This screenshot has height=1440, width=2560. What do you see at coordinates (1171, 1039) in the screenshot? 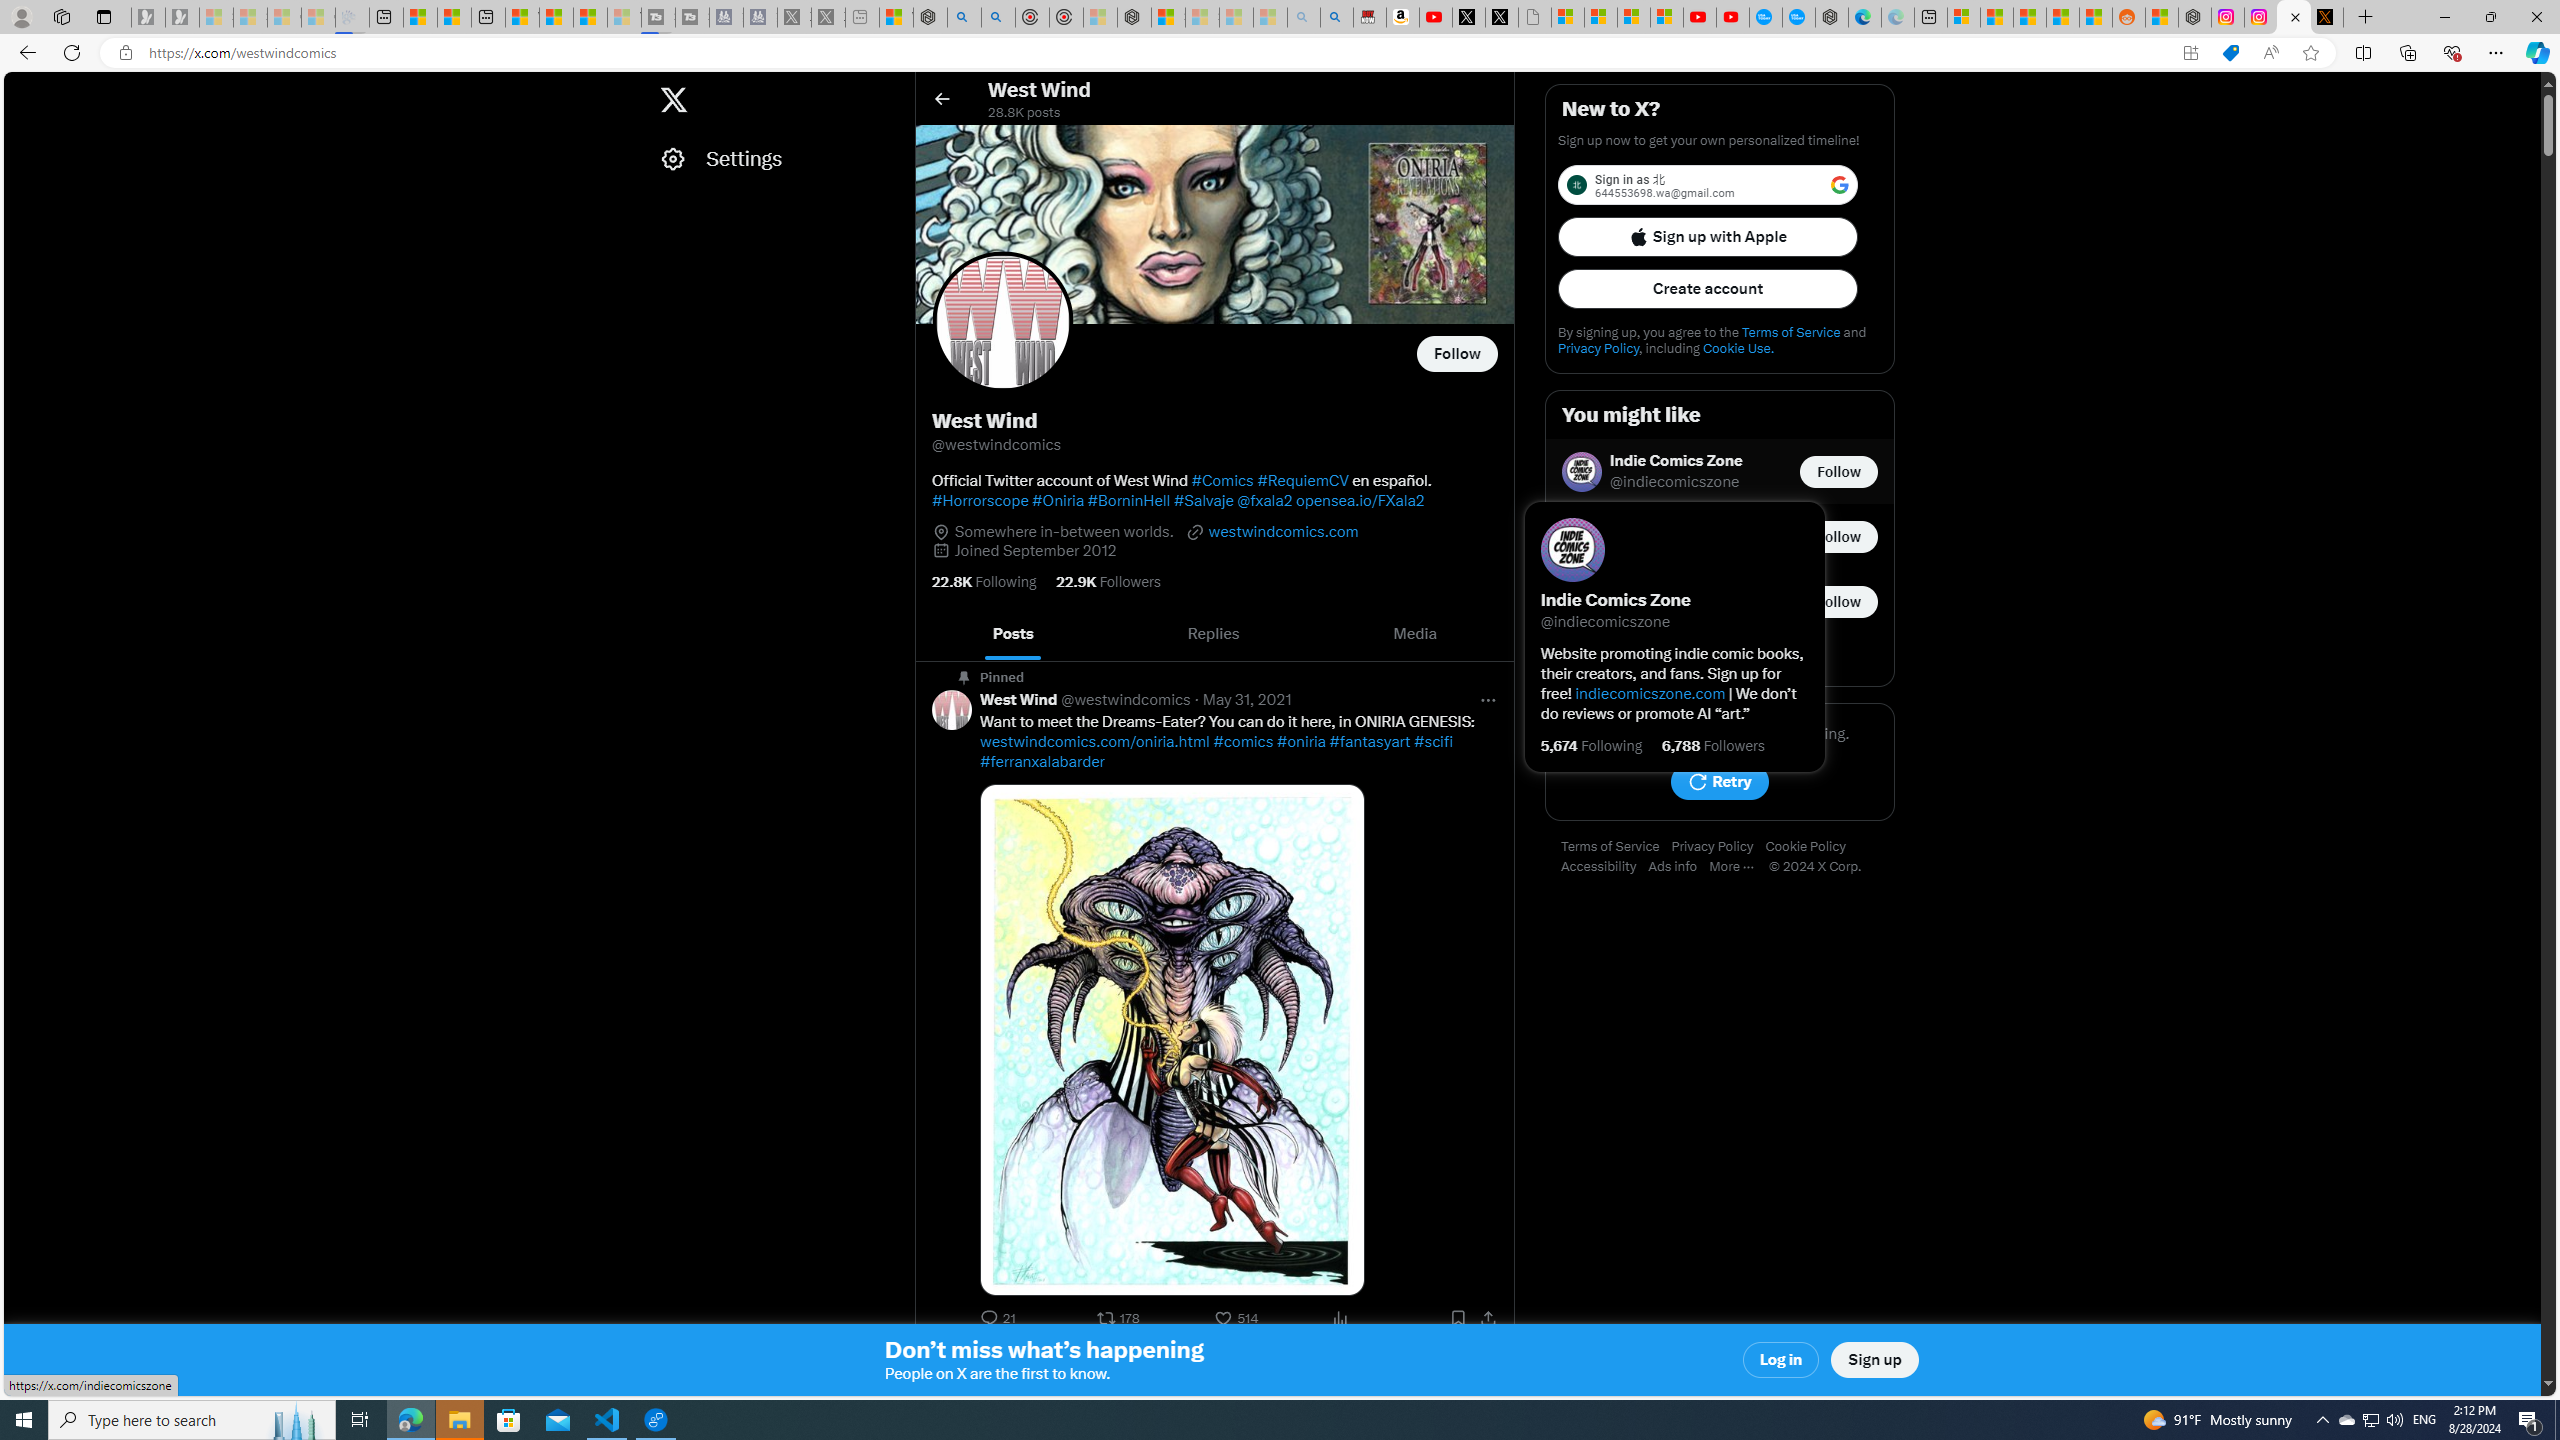
I see `'Image'` at bounding box center [1171, 1039].